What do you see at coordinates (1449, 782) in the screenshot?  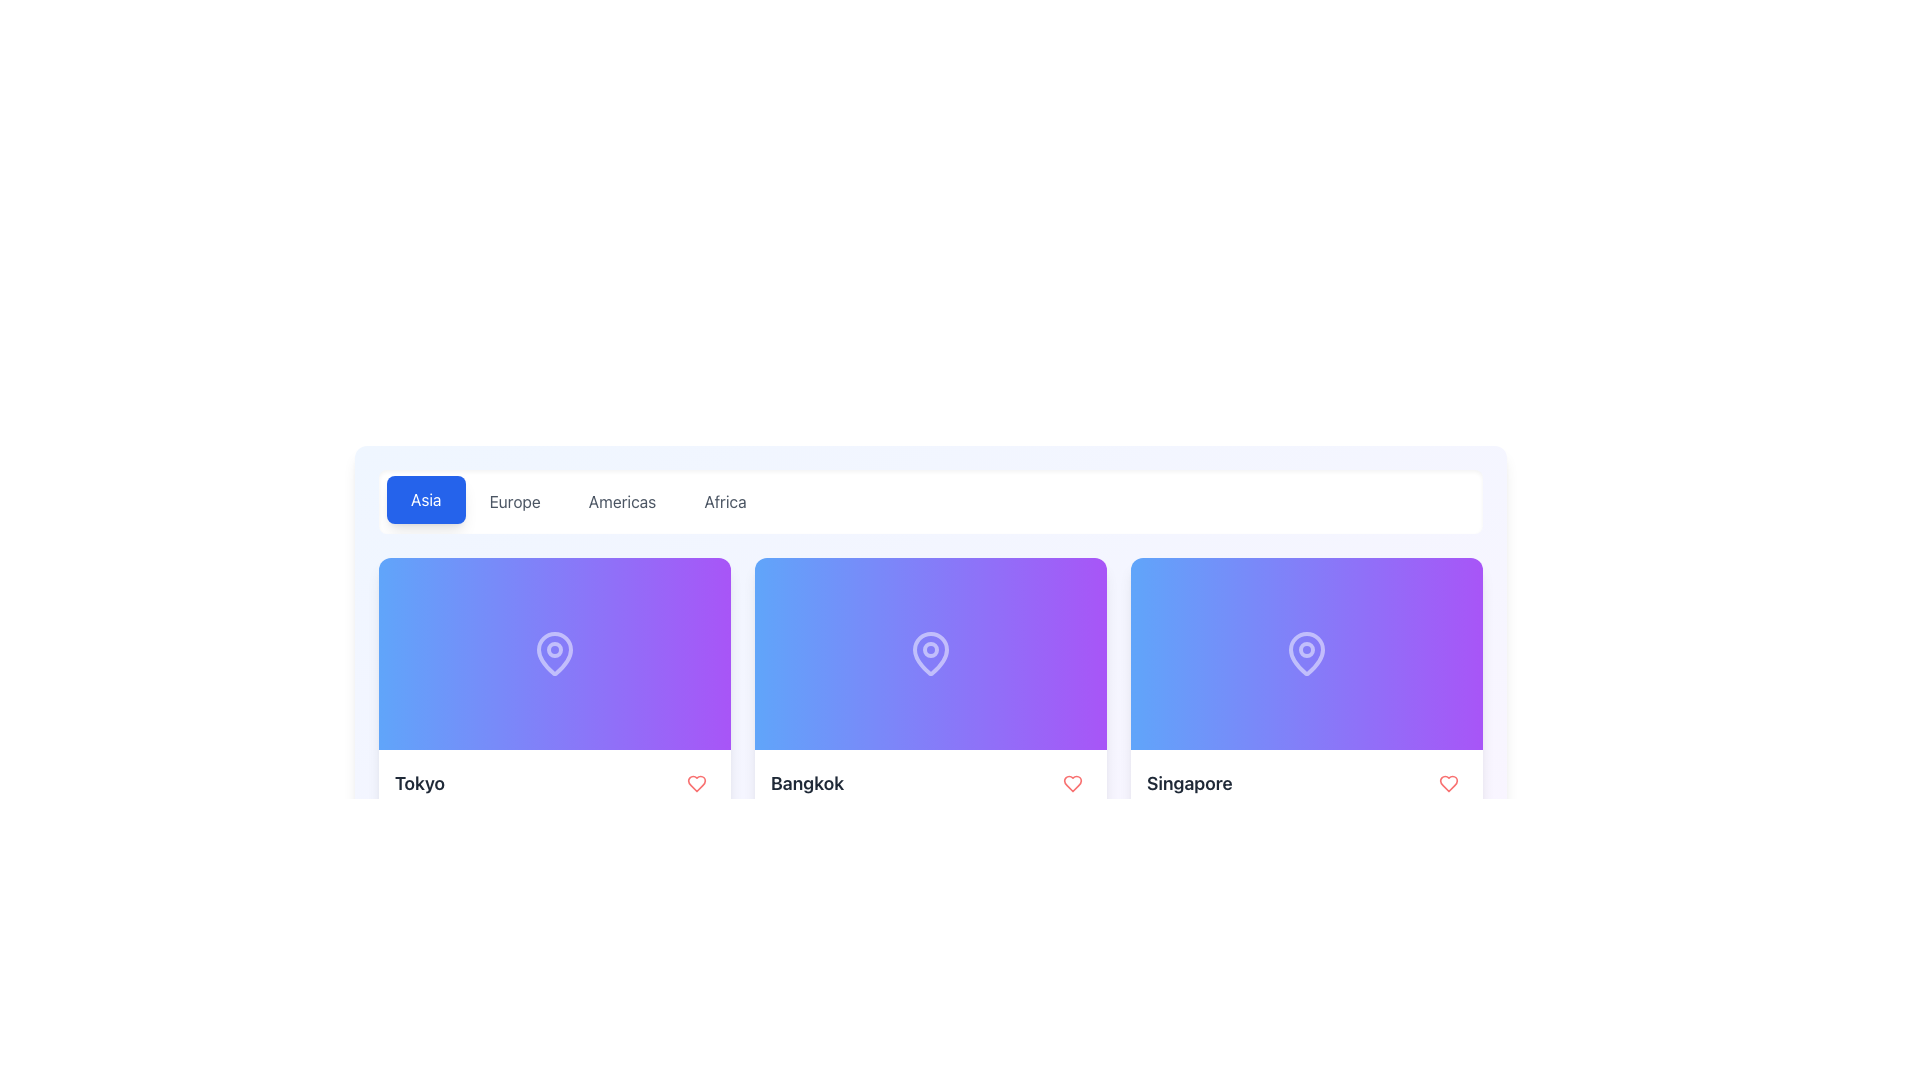 I see `the heart icon button located at the bottom-right corner of the card representing 'Singapore'` at bounding box center [1449, 782].